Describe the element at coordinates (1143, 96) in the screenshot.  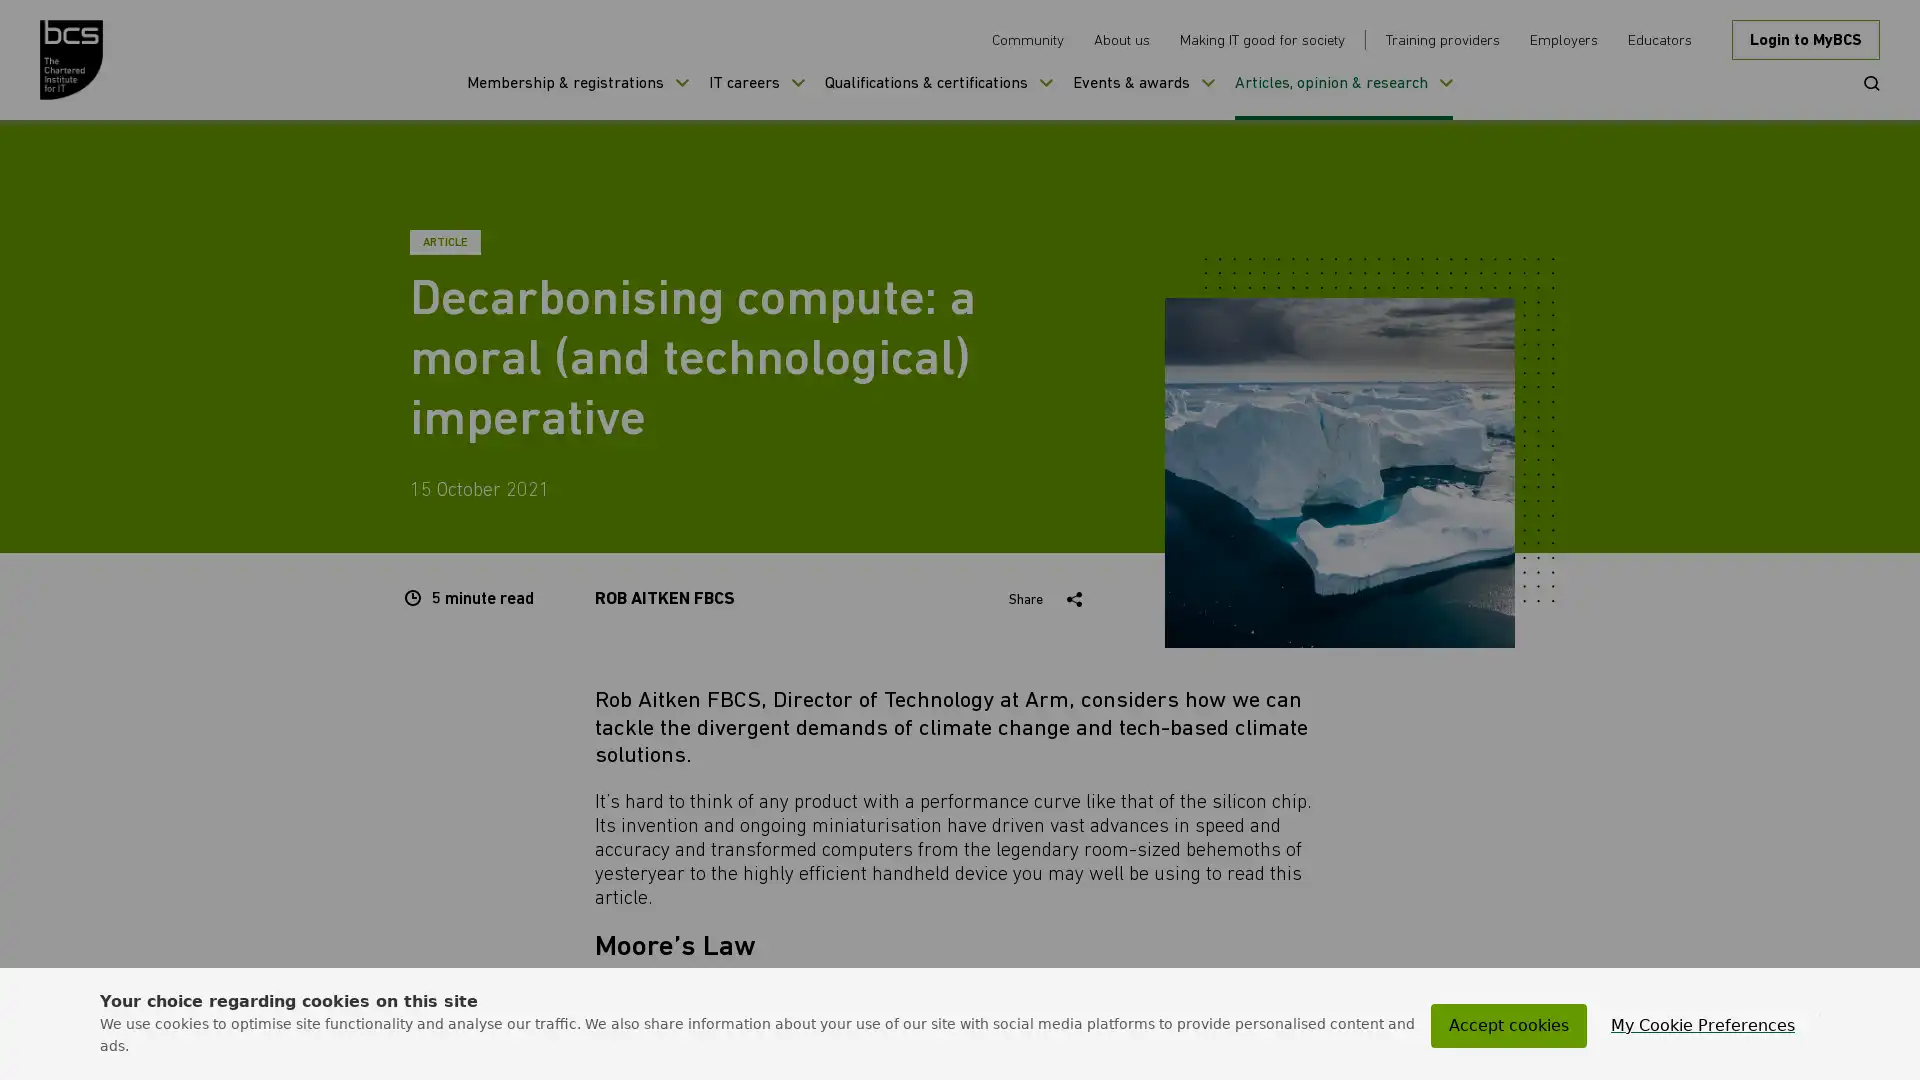
I see `Events & awards` at that location.